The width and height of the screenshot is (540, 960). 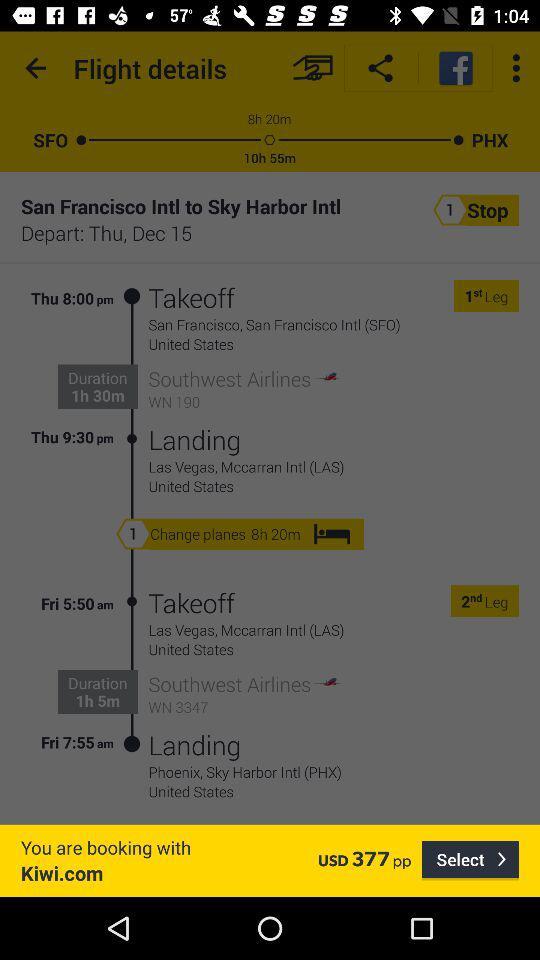 What do you see at coordinates (36, 68) in the screenshot?
I see `icon next to the flight details` at bounding box center [36, 68].